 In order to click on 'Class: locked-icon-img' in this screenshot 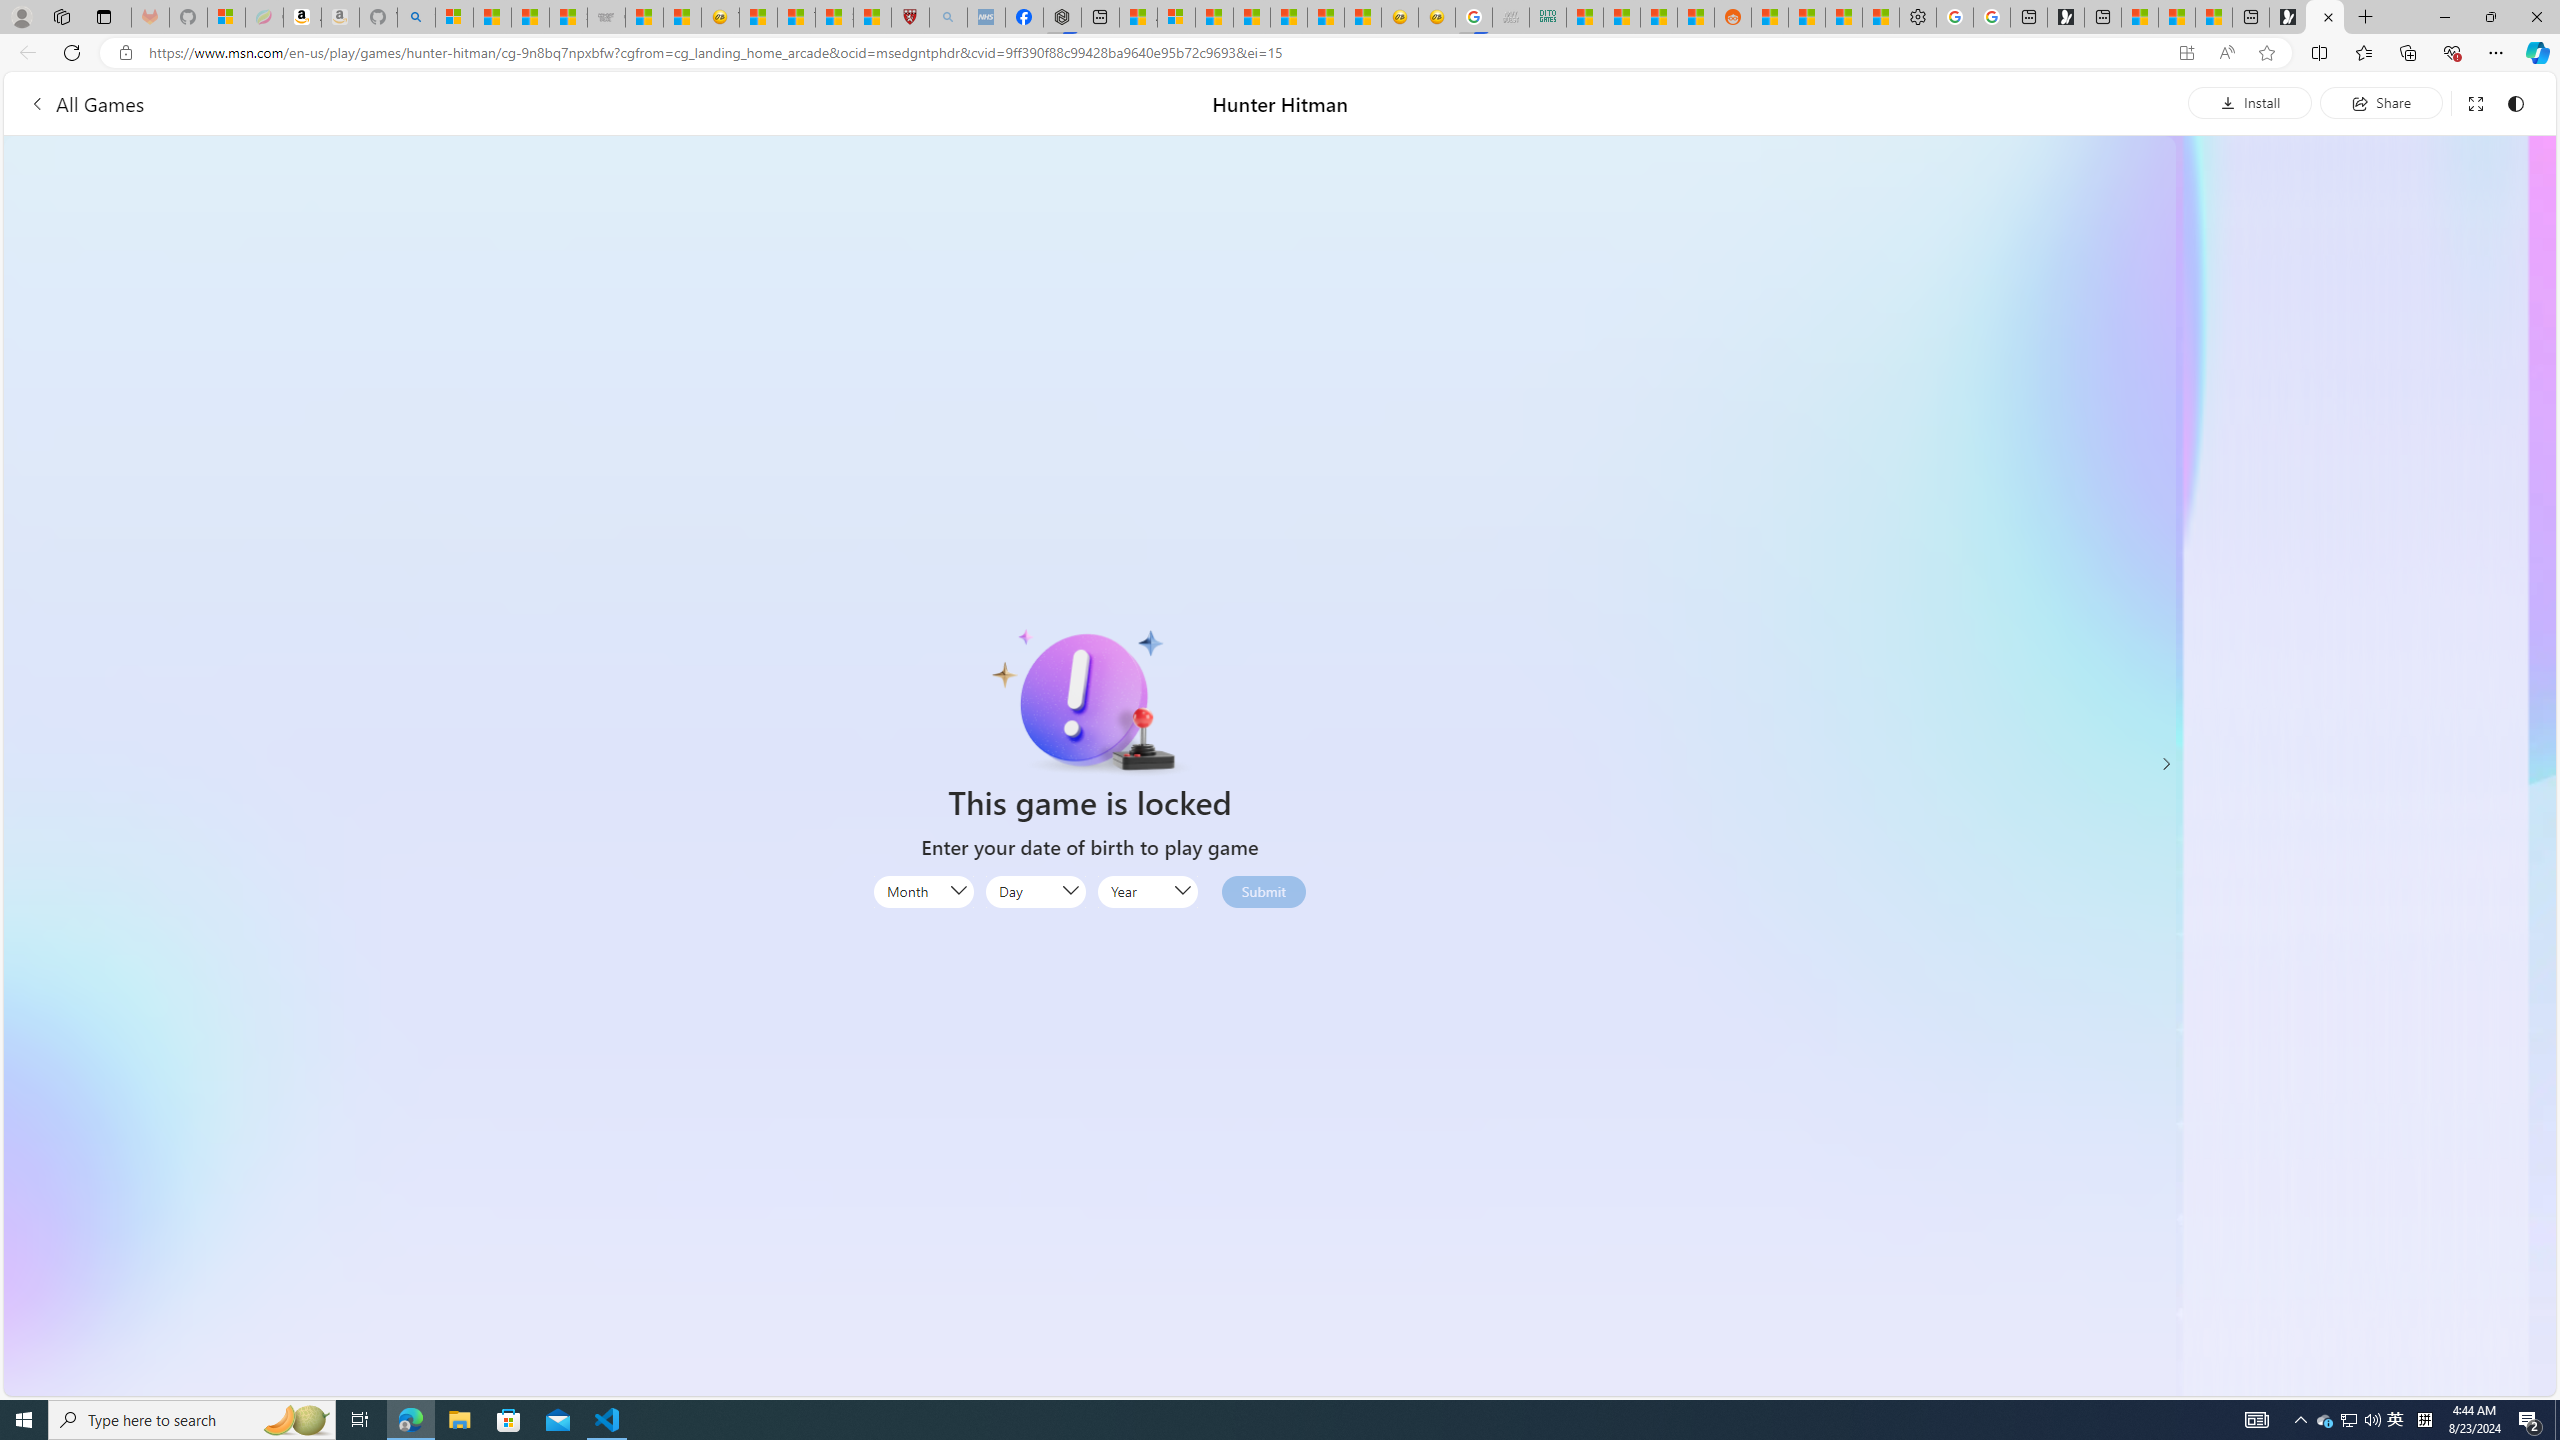, I will do `click(1089, 701)`.